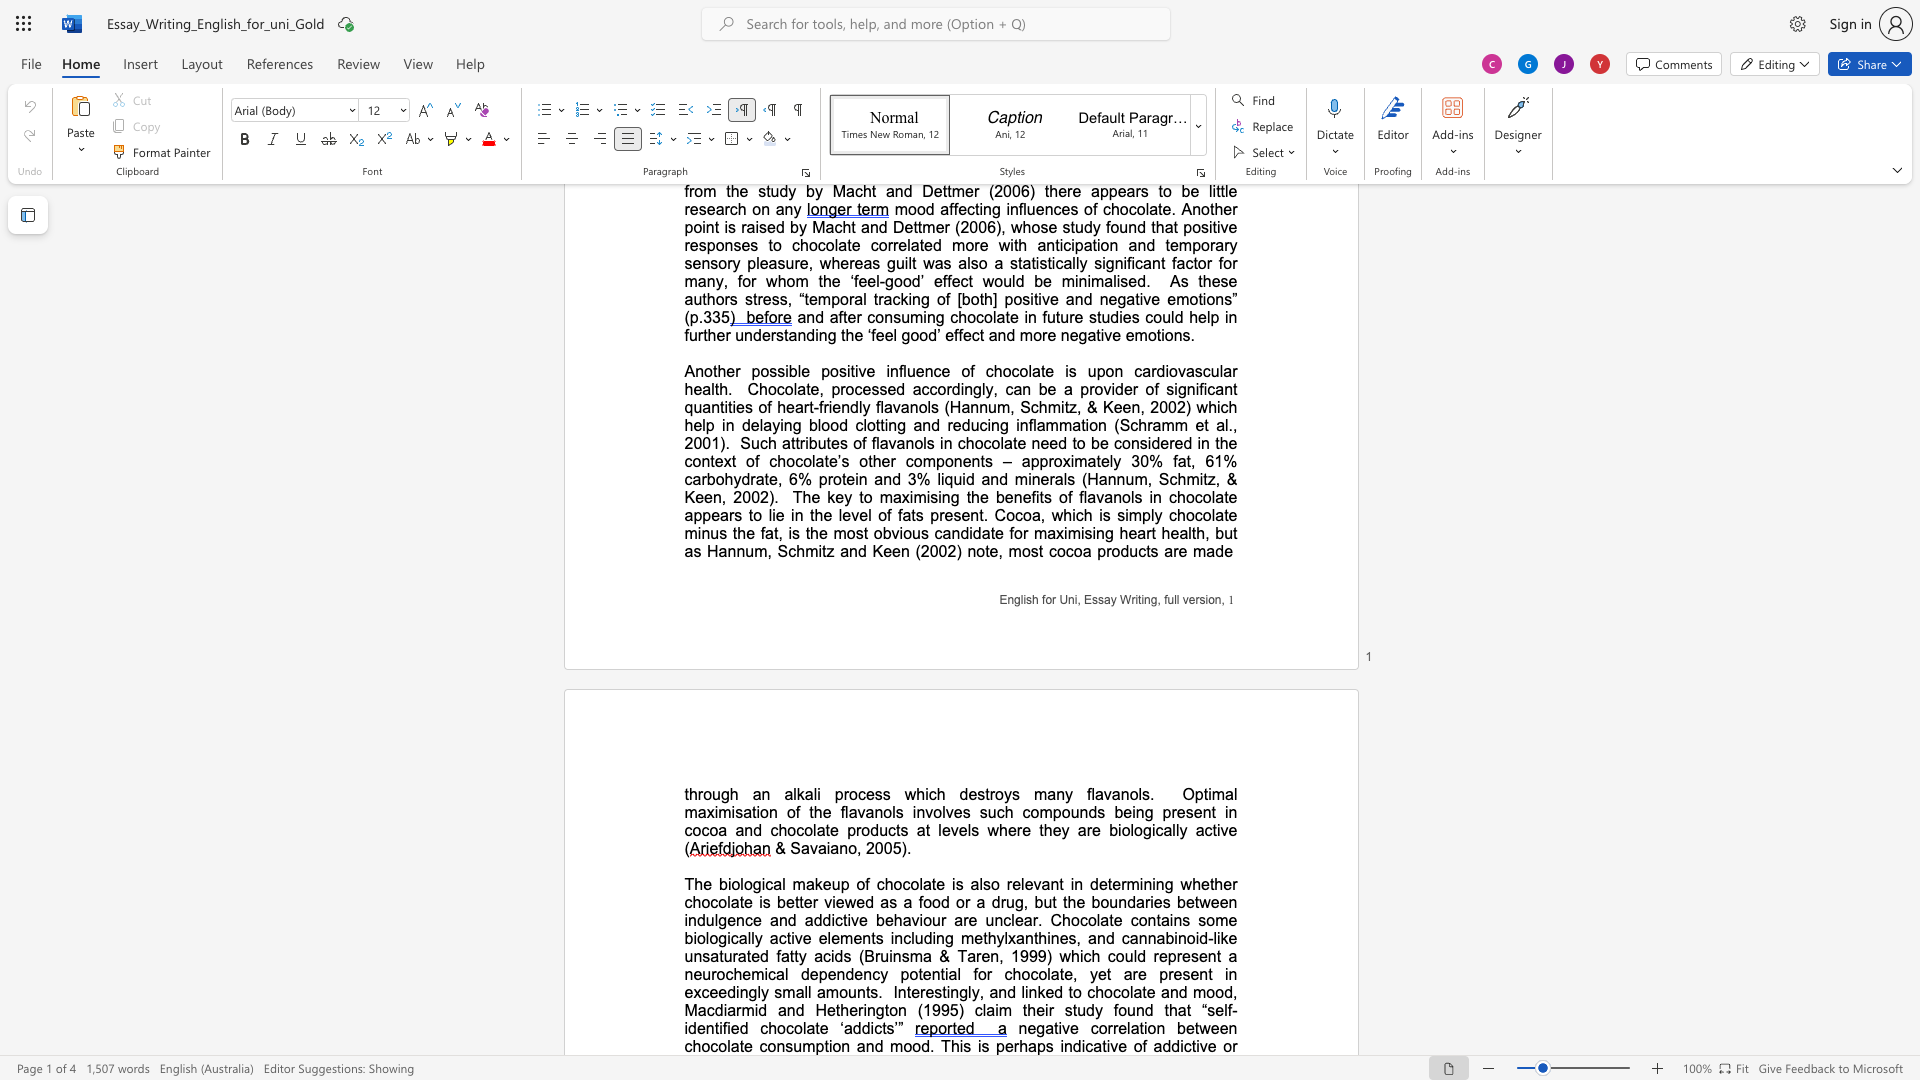  Describe the element at coordinates (794, 848) in the screenshot. I see `the 1th character "S" in the text` at that location.